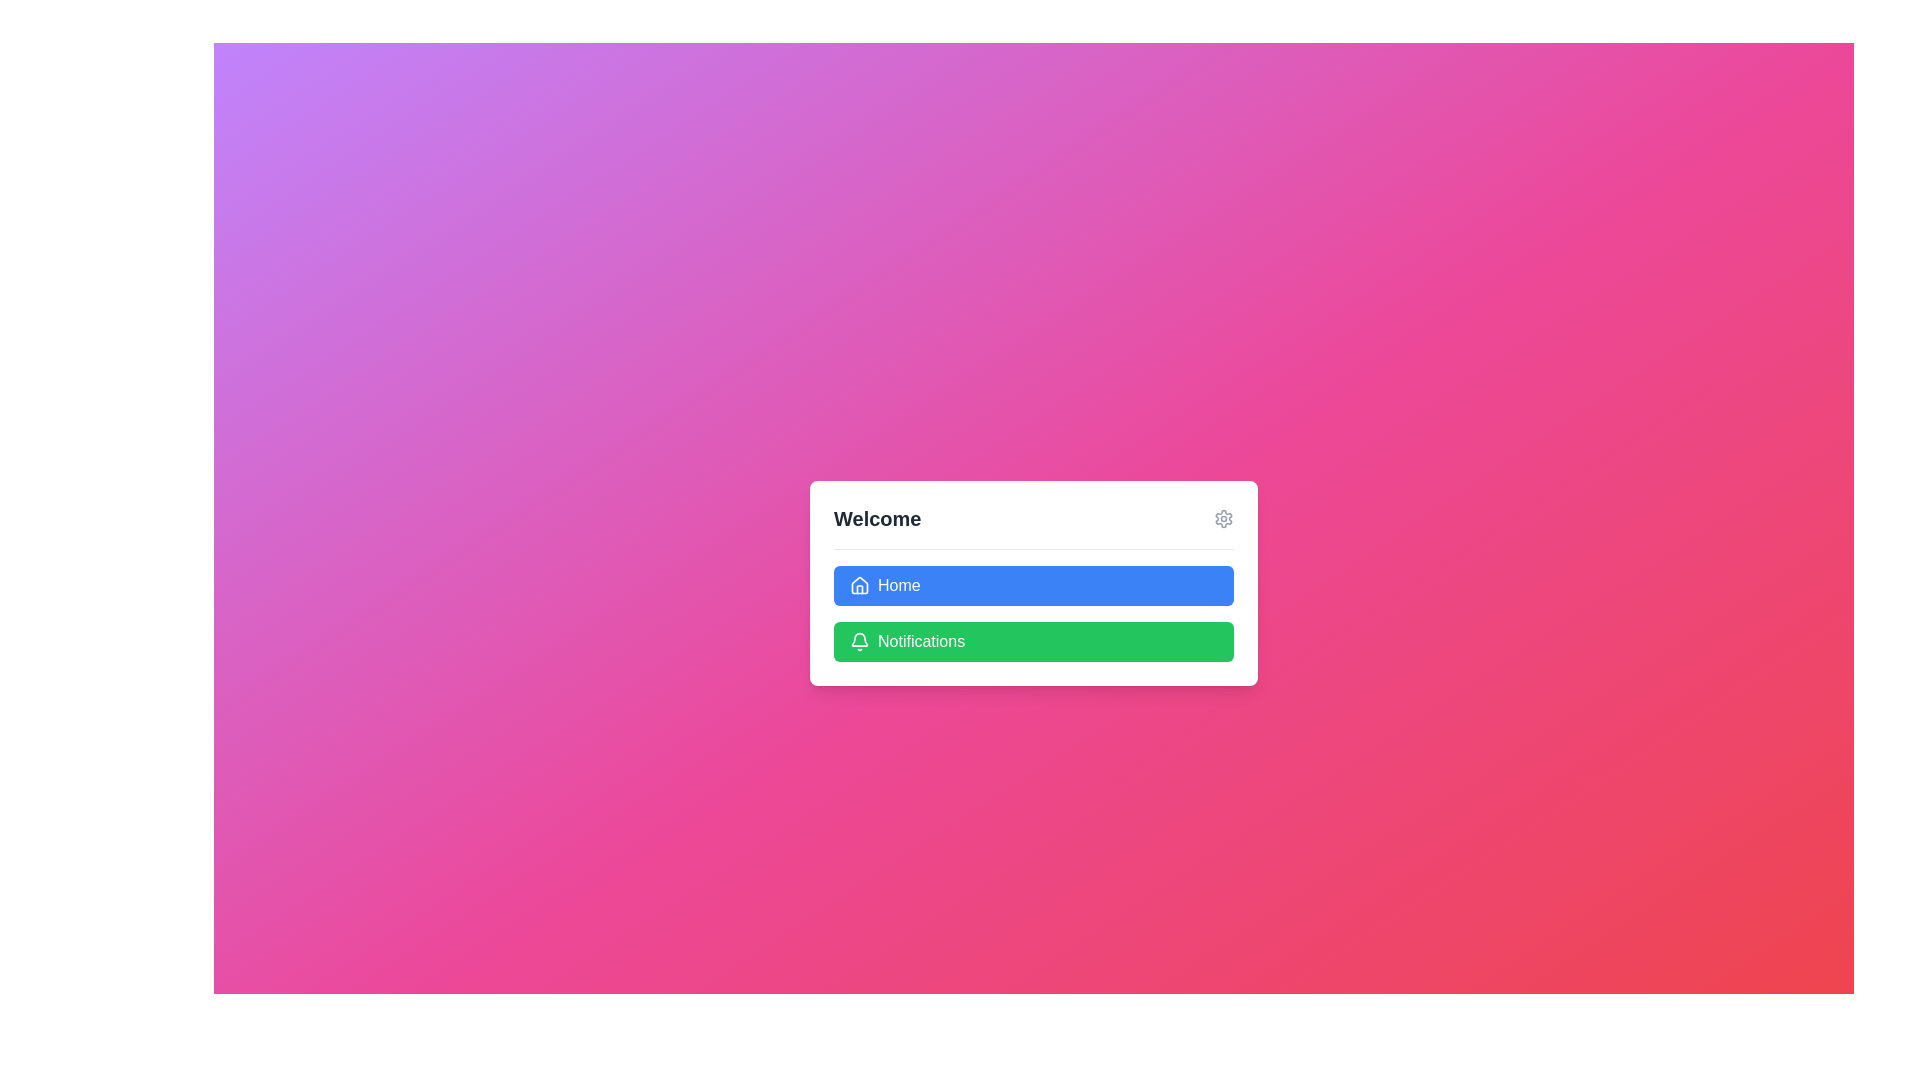 This screenshot has height=1080, width=1920. I want to click on text label 'Home' which is styled in white against a blue background, located on the right side of a rounded rectangular blue button in the navigation menu, so click(898, 585).